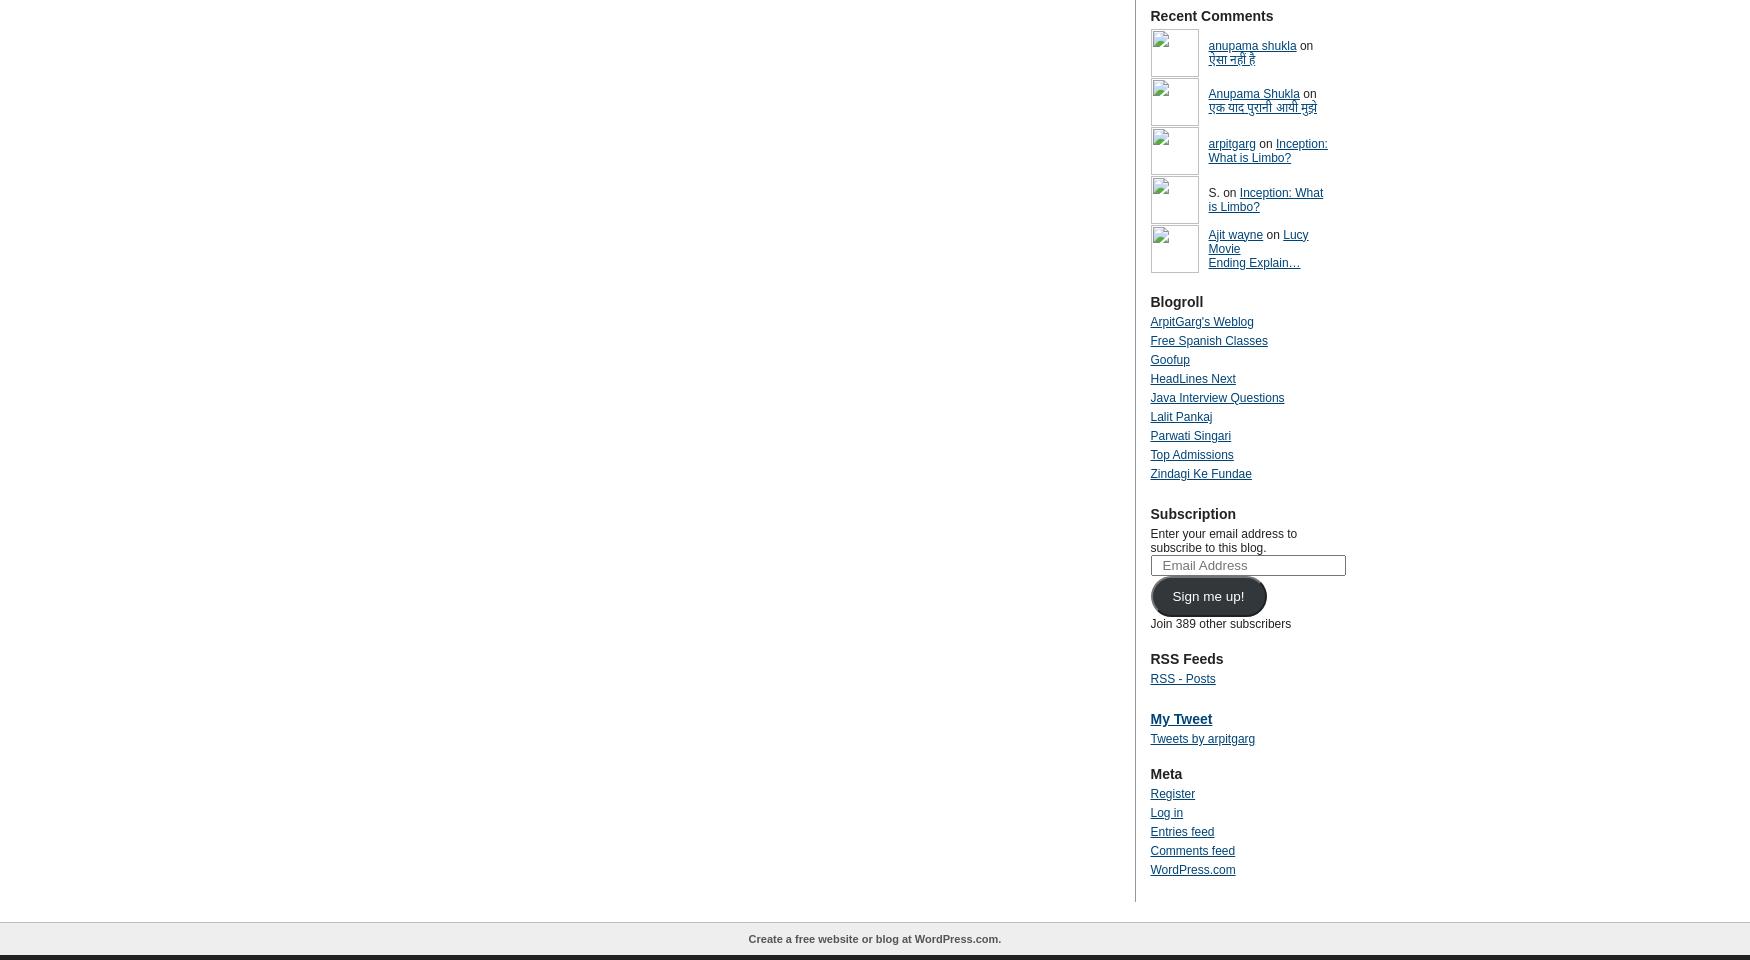 The height and width of the screenshot is (960, 1750). Describe the element at coordinates (1192, 850) in the screenshot. I see `'Comments feed'` at that location.